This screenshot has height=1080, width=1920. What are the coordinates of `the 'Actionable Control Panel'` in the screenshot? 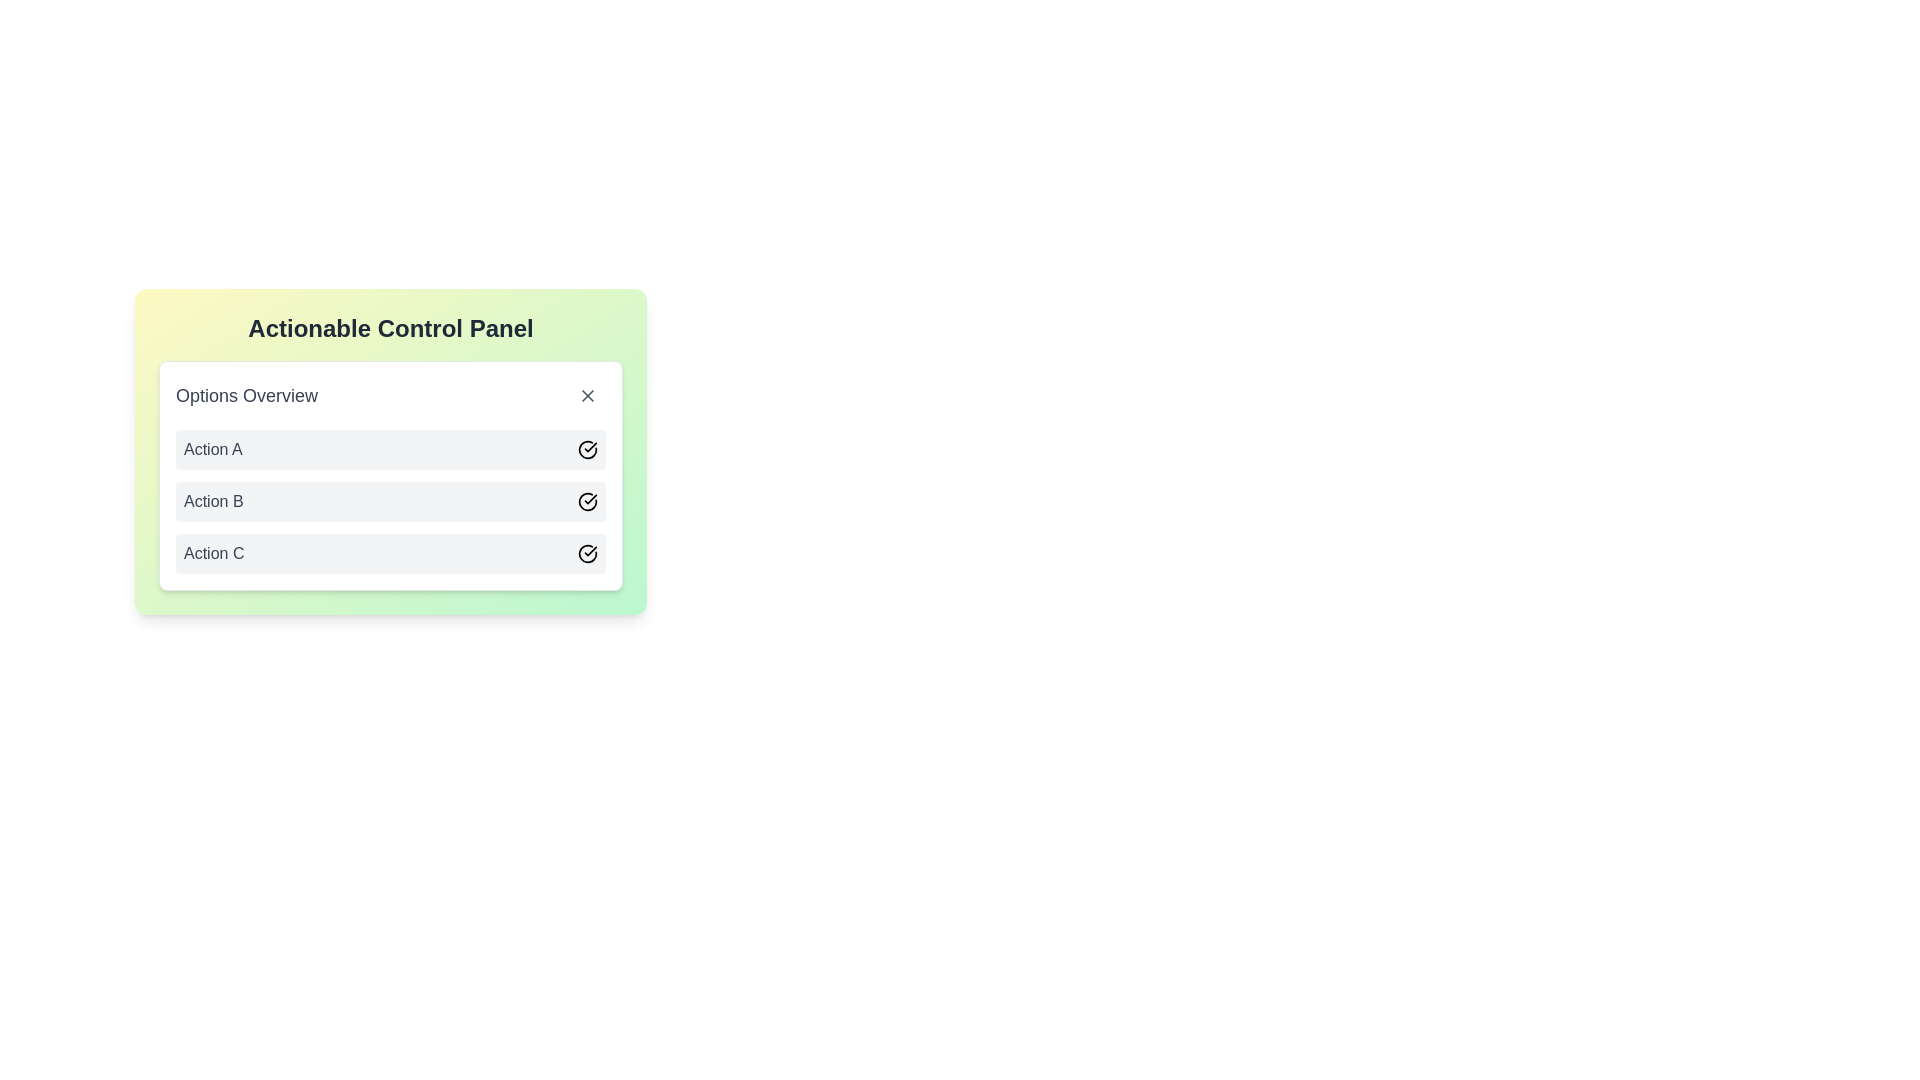 It's located at (390, 451).